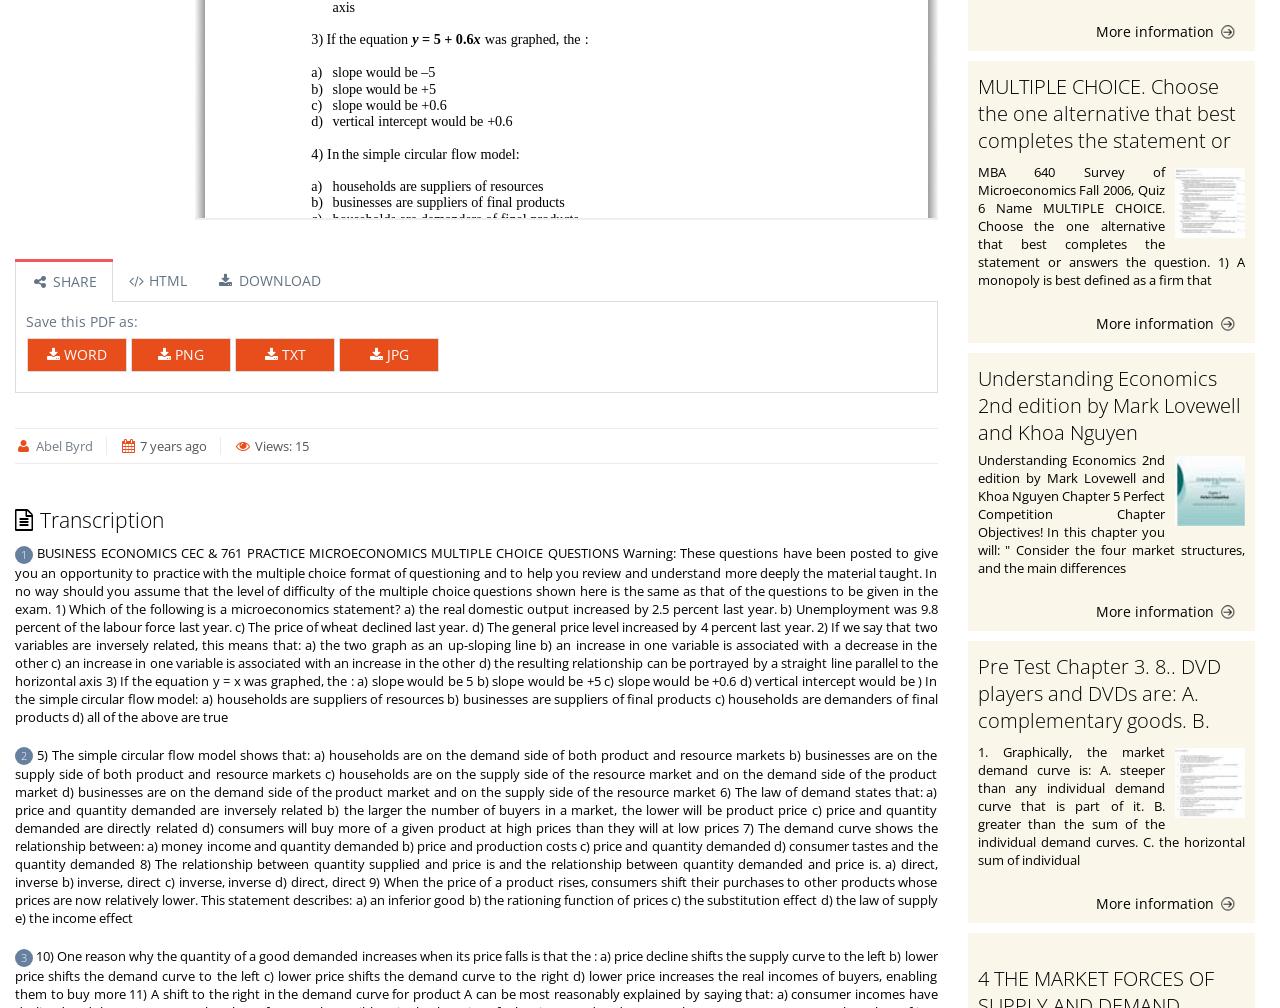 This screenshot has height=1008, width=1280. I want to click on 'Understanding Economics 2nd edition by Mark Lovewell and Khoa Nguyen Chapter 5 Perfect Competition Chapter Objectives! In this chapter you will: " Consider the four market structures, and the main differences', so click(1110, 512).